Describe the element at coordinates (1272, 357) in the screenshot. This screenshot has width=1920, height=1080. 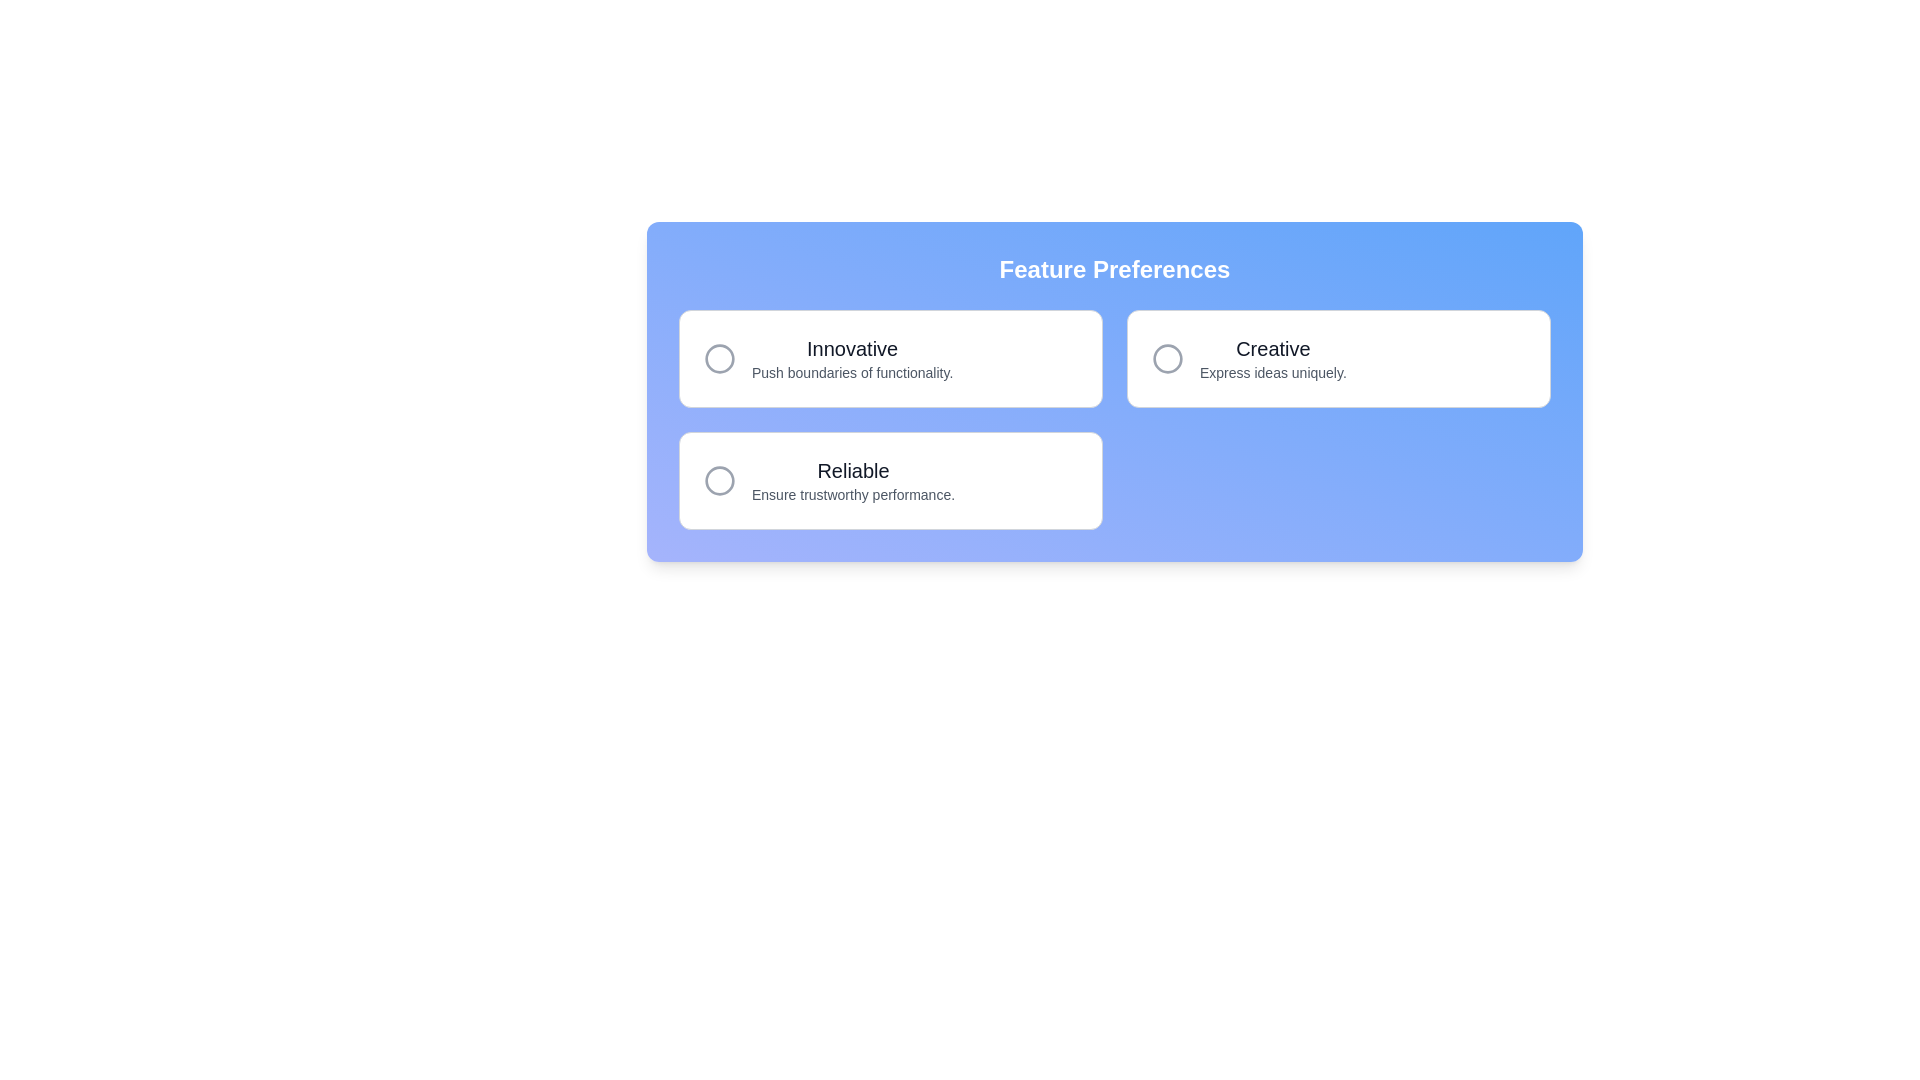
I see `the selectable text label that says 'Creative' with the phrase 'Express ideas uniquely.' below it, located in the second card of the right column under the 'Feature Preferences' header` at that location.